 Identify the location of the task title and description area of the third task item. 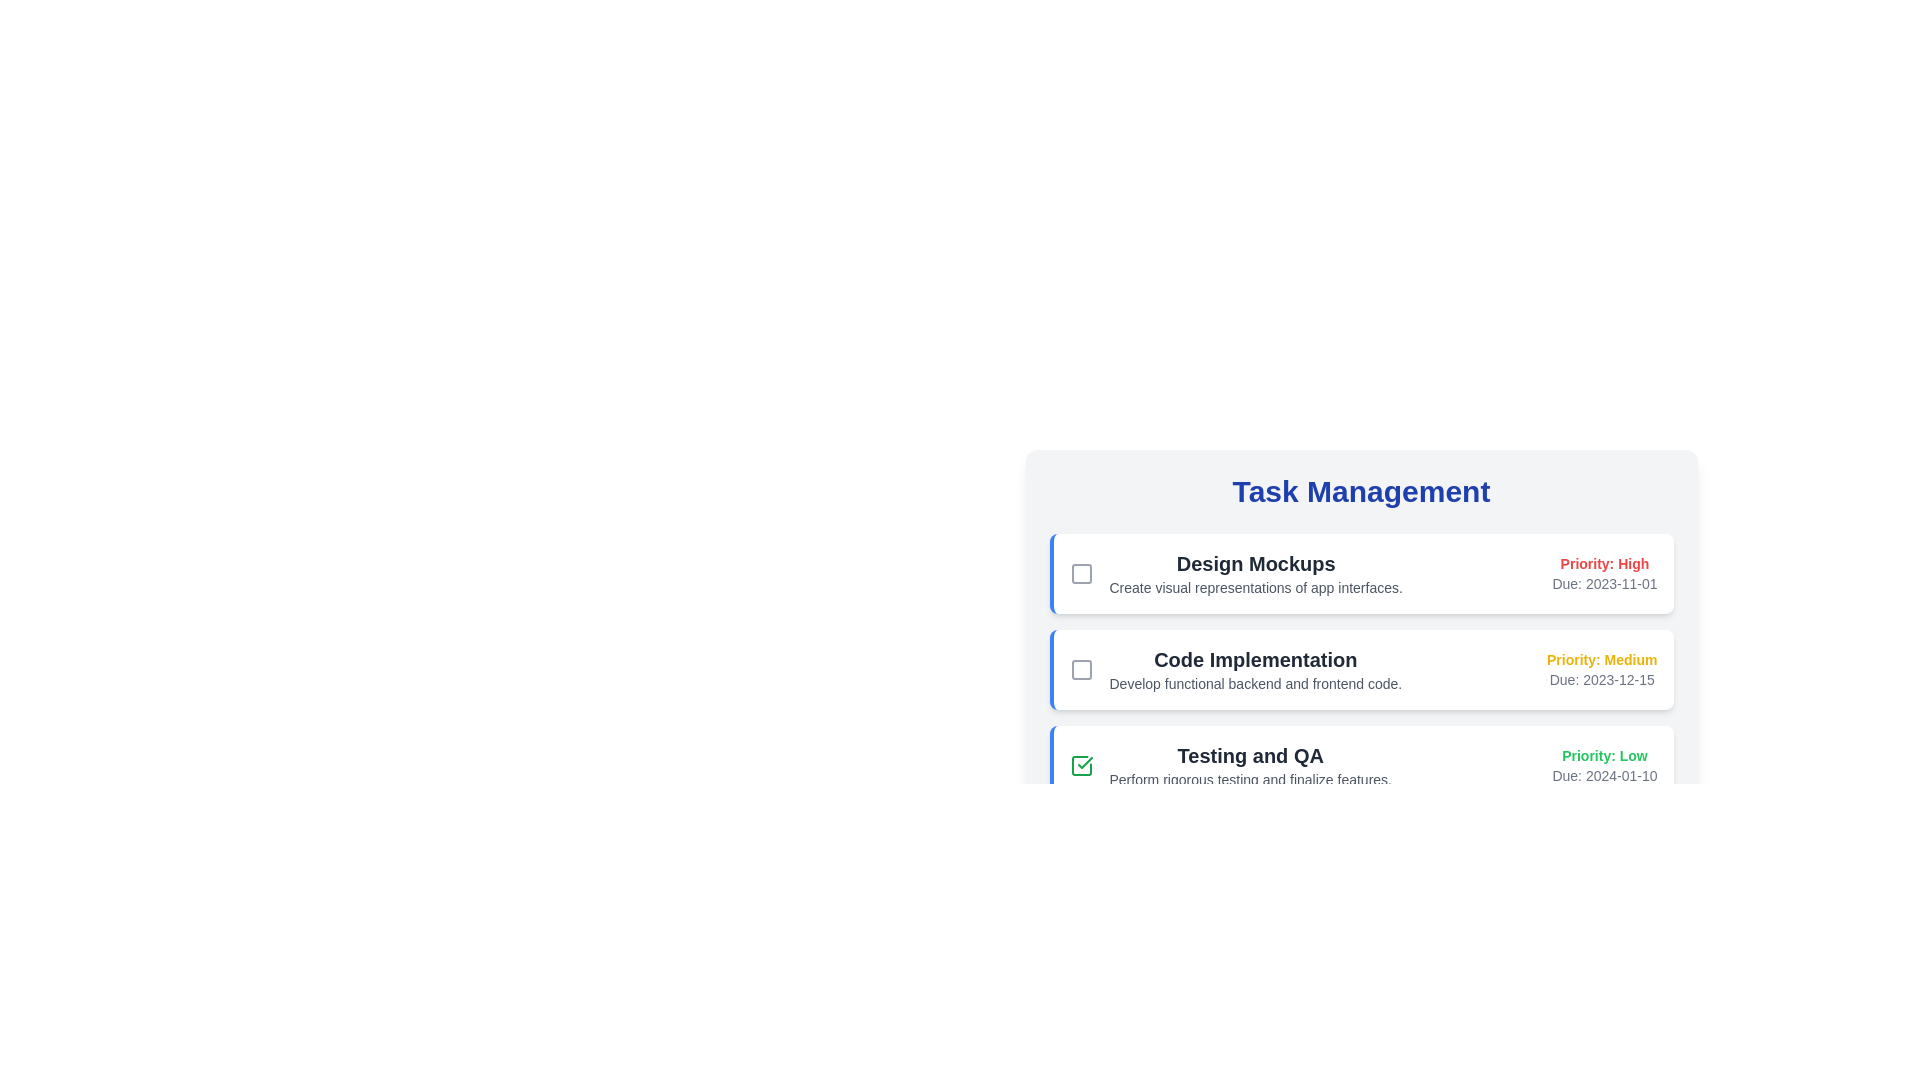
(1362, 765).